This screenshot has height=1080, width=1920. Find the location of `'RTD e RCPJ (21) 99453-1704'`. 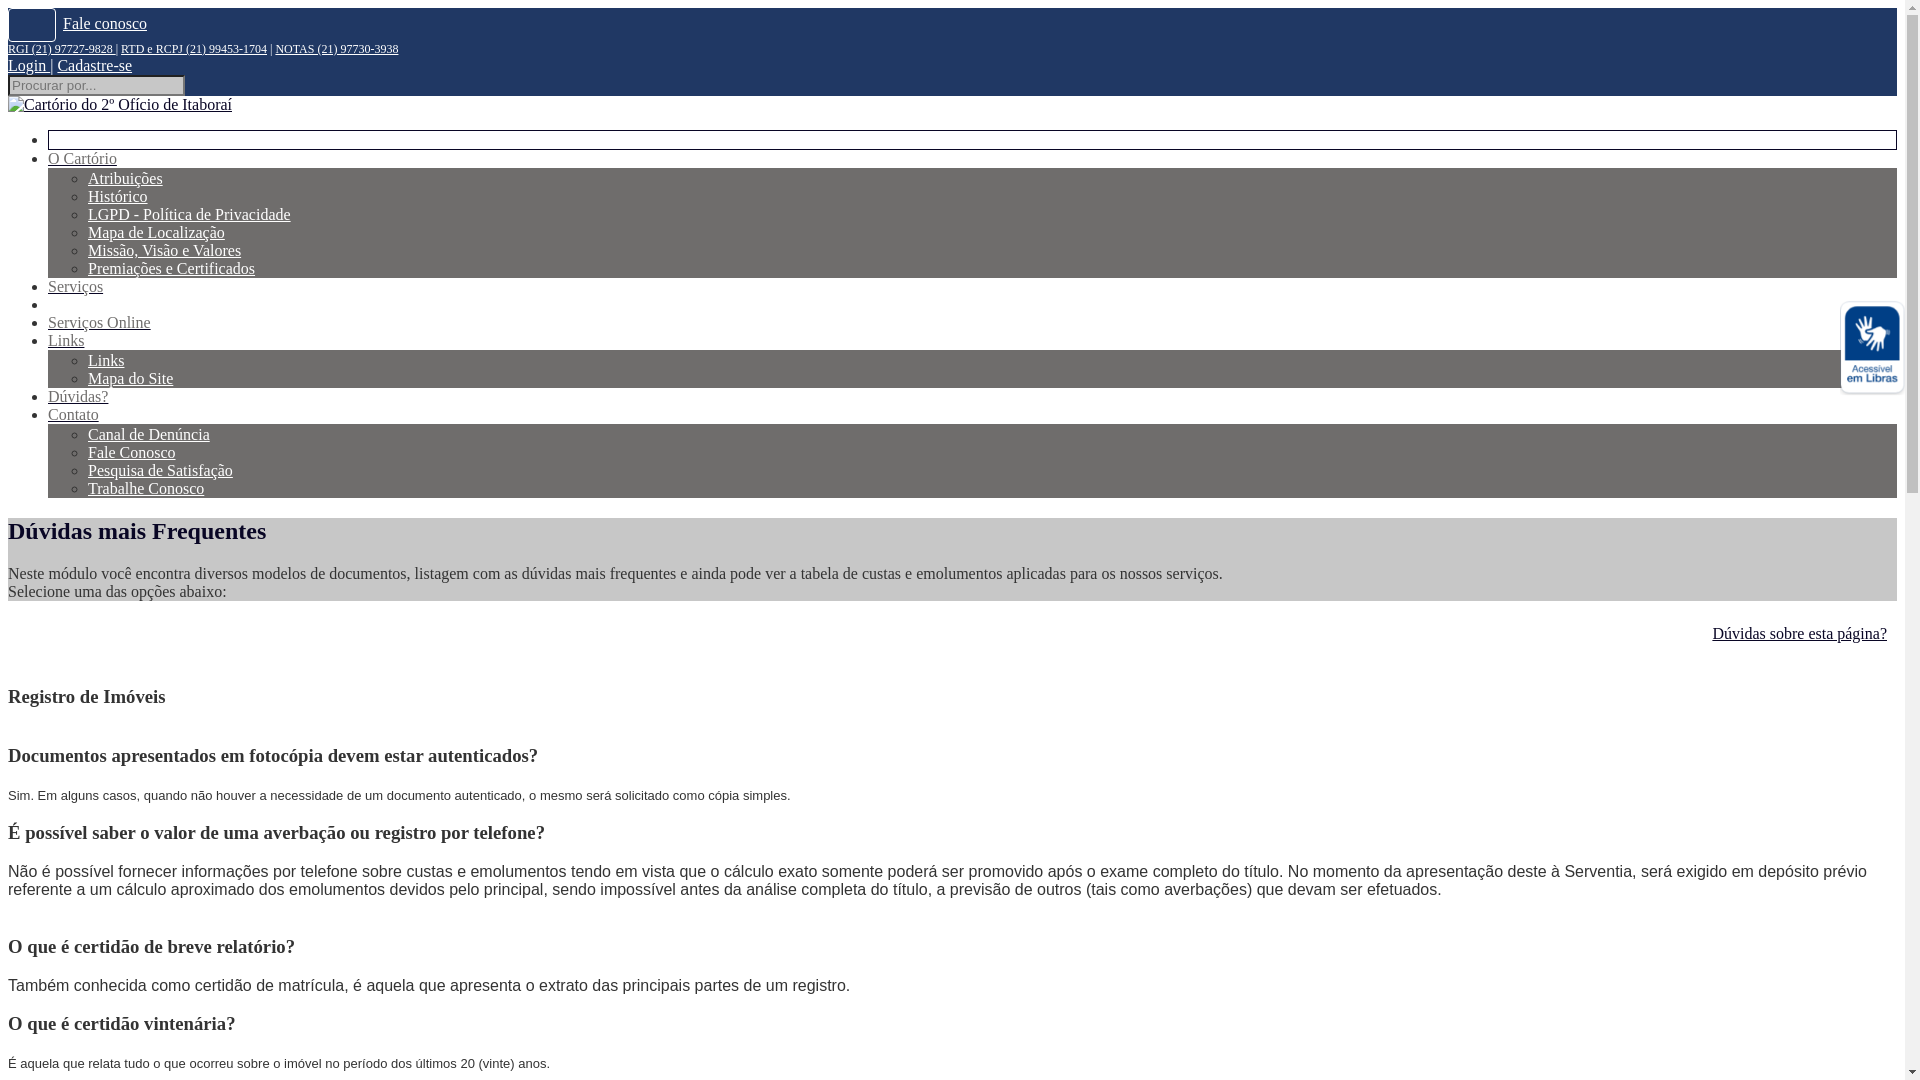

'RTD e RCPJ (21) 99453-1704' is located at coordinates (119, 48).